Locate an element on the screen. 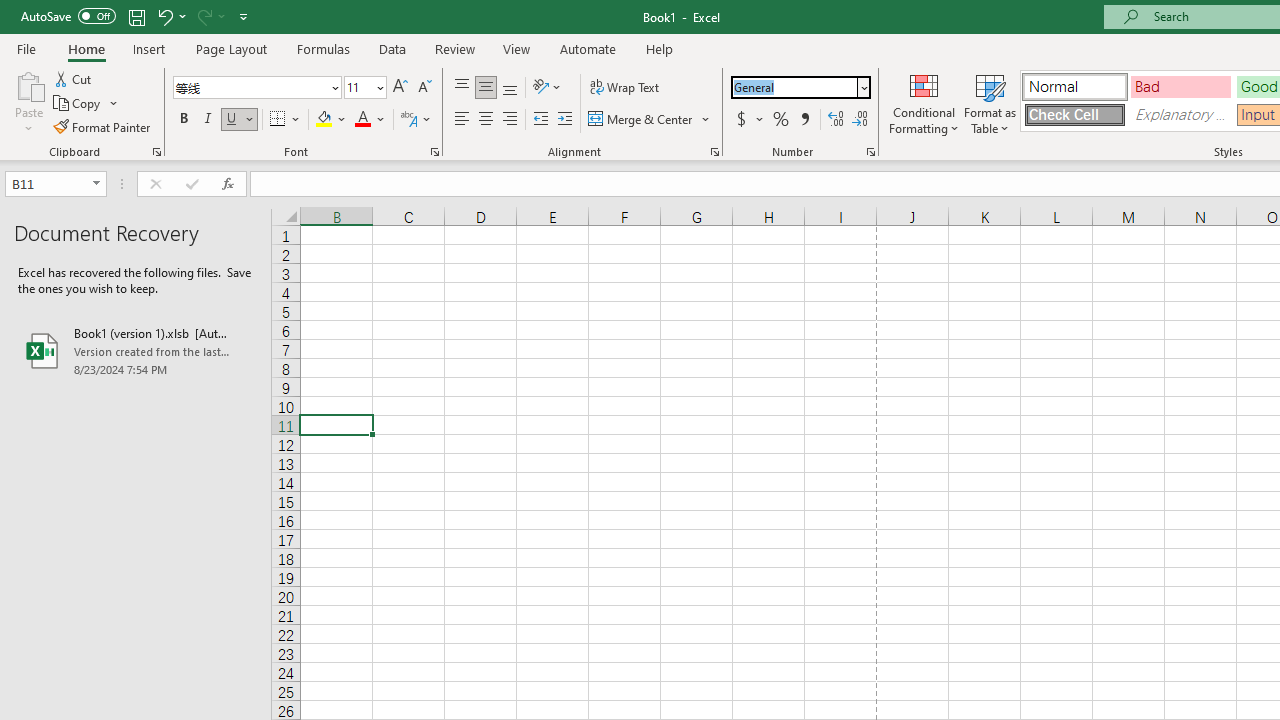 Image resolution: width=1280 pixels, height=720 pixels. 'Paste' is located at coordinates (28, 84).